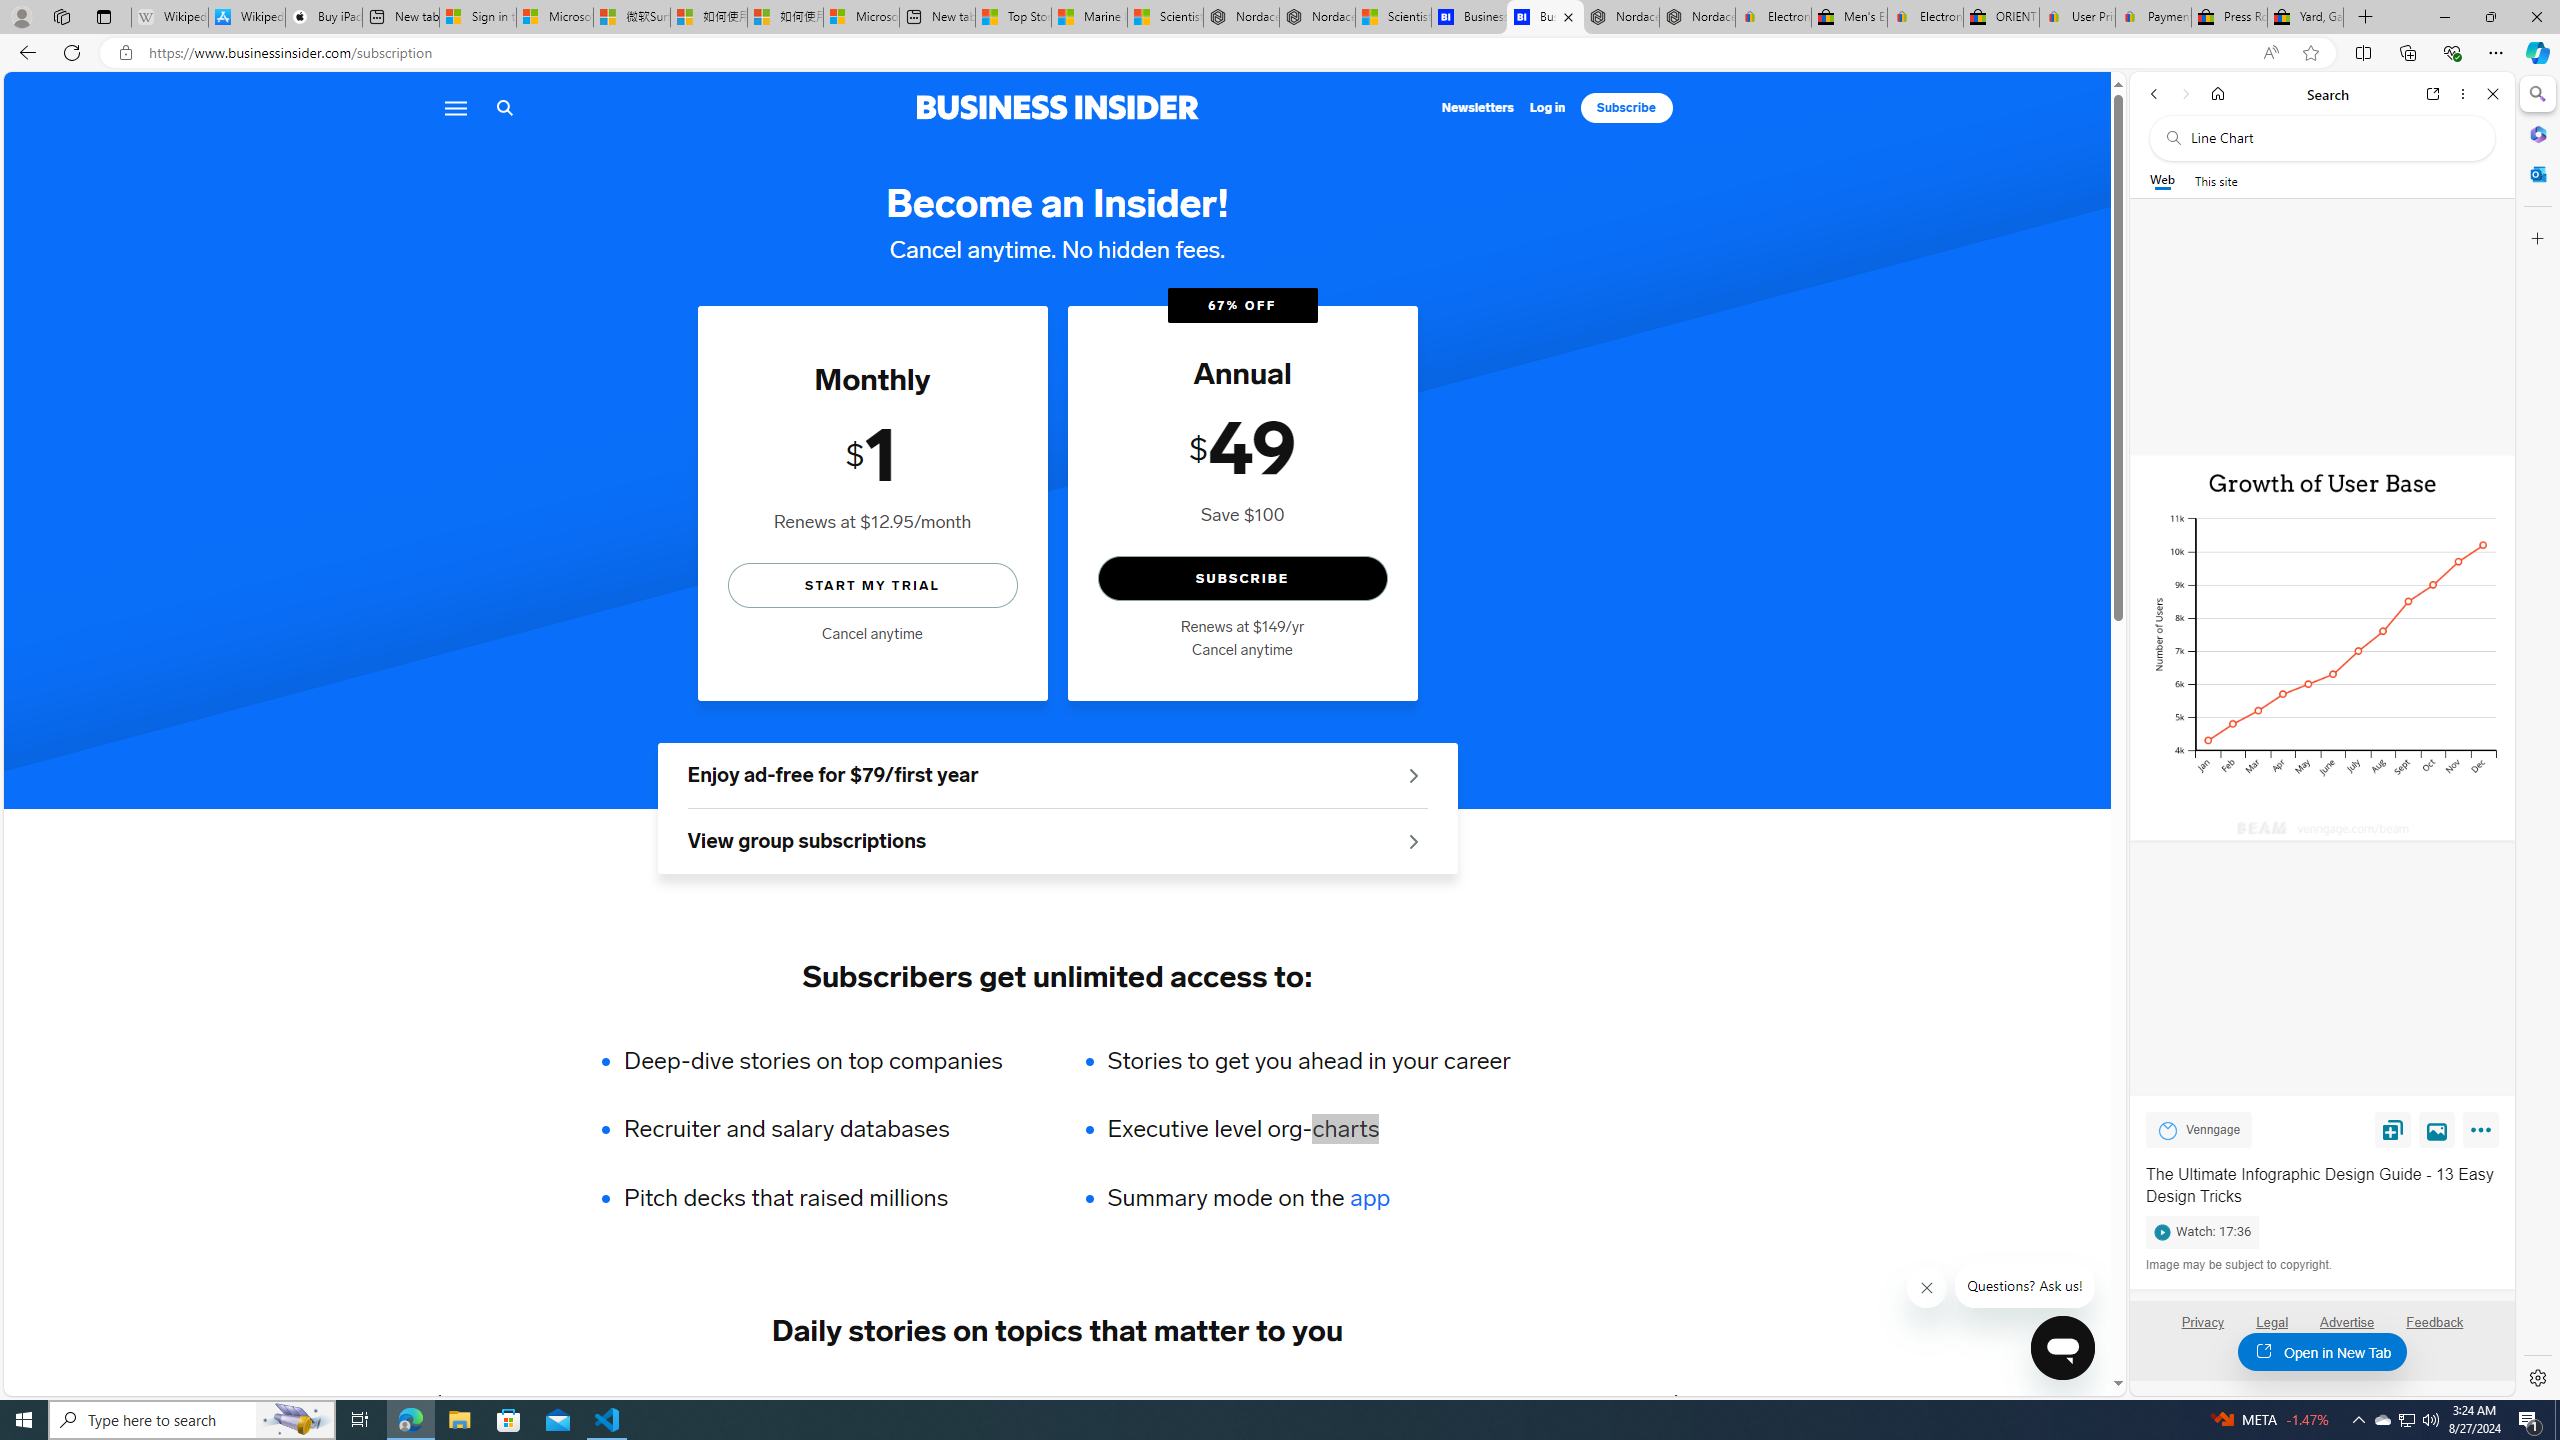 This screenshot has width=2560, height=1440. What do you see at coordinates (1242, 578) in the screenshot?
I see `'SUBSCRIBE'` at bounding box center [1242, 578].